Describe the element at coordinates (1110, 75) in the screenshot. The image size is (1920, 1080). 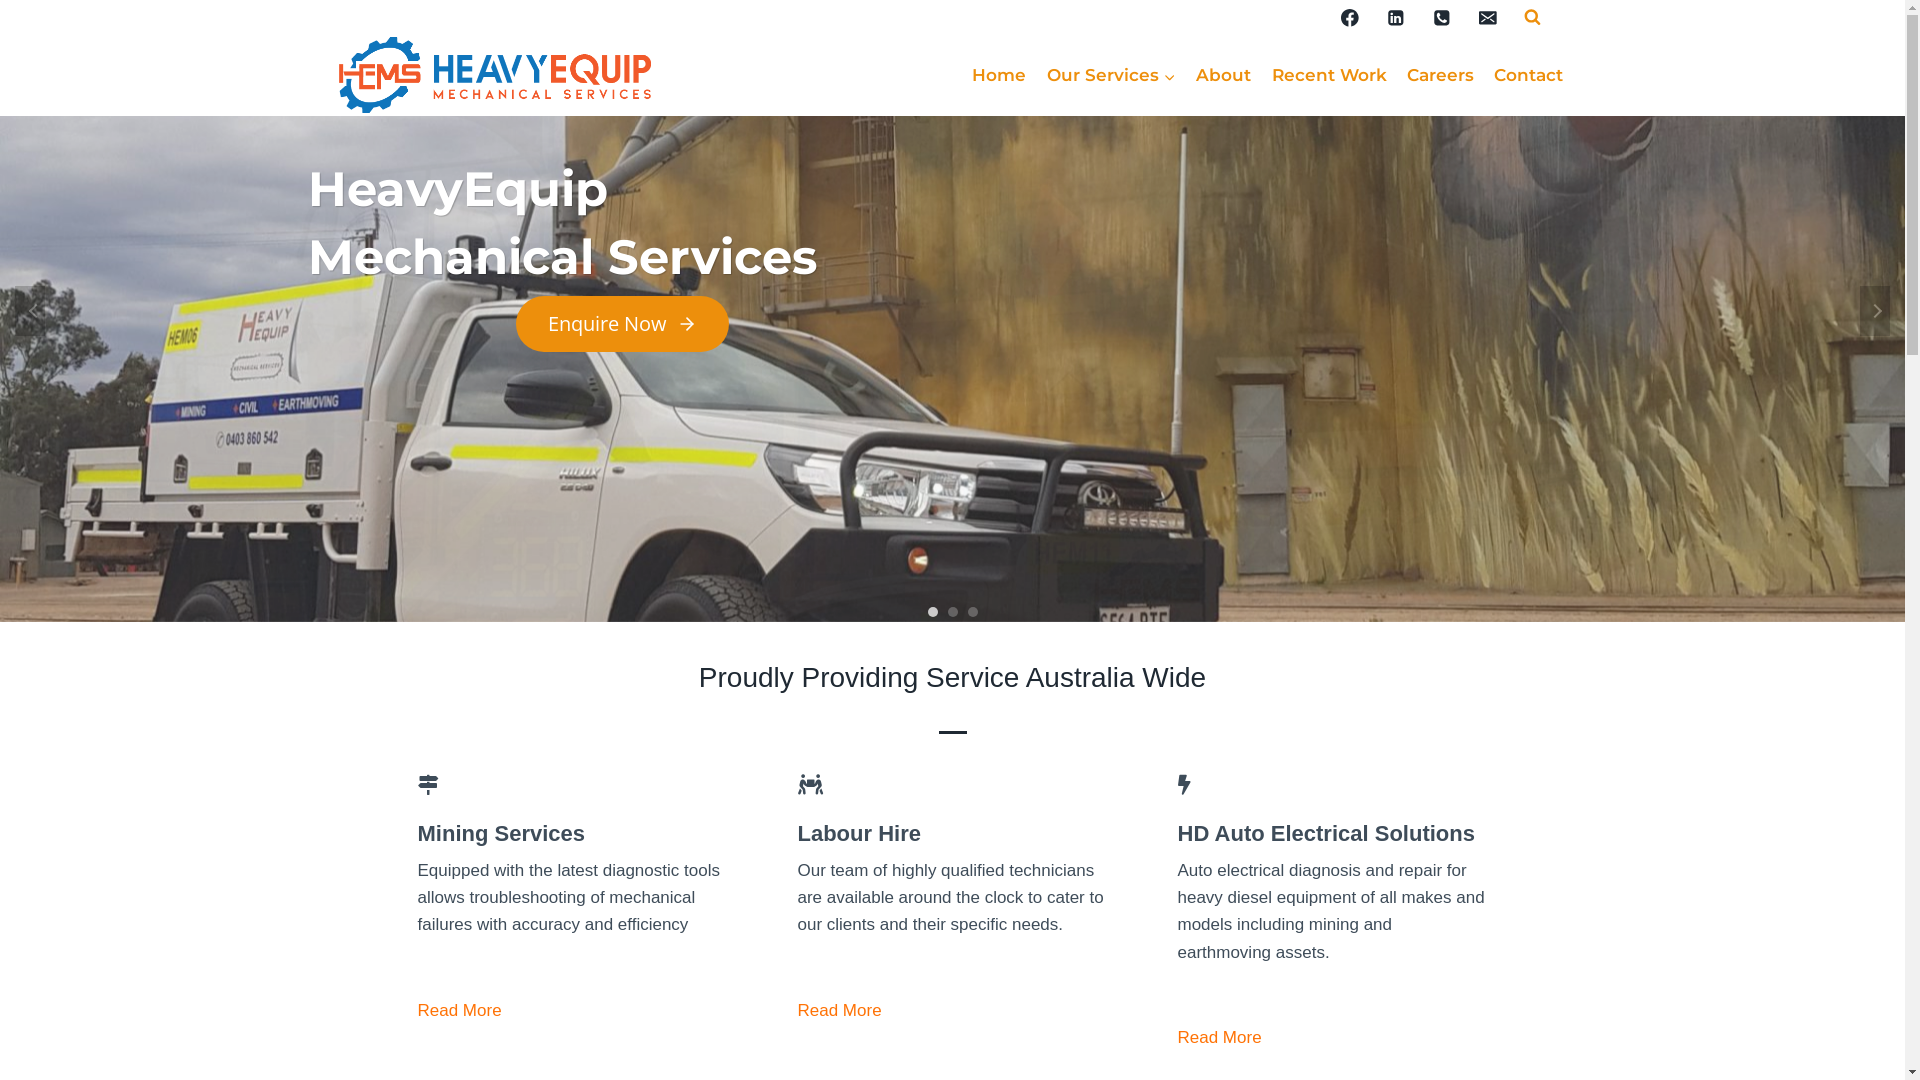
I see `'Our Services'` at that location.